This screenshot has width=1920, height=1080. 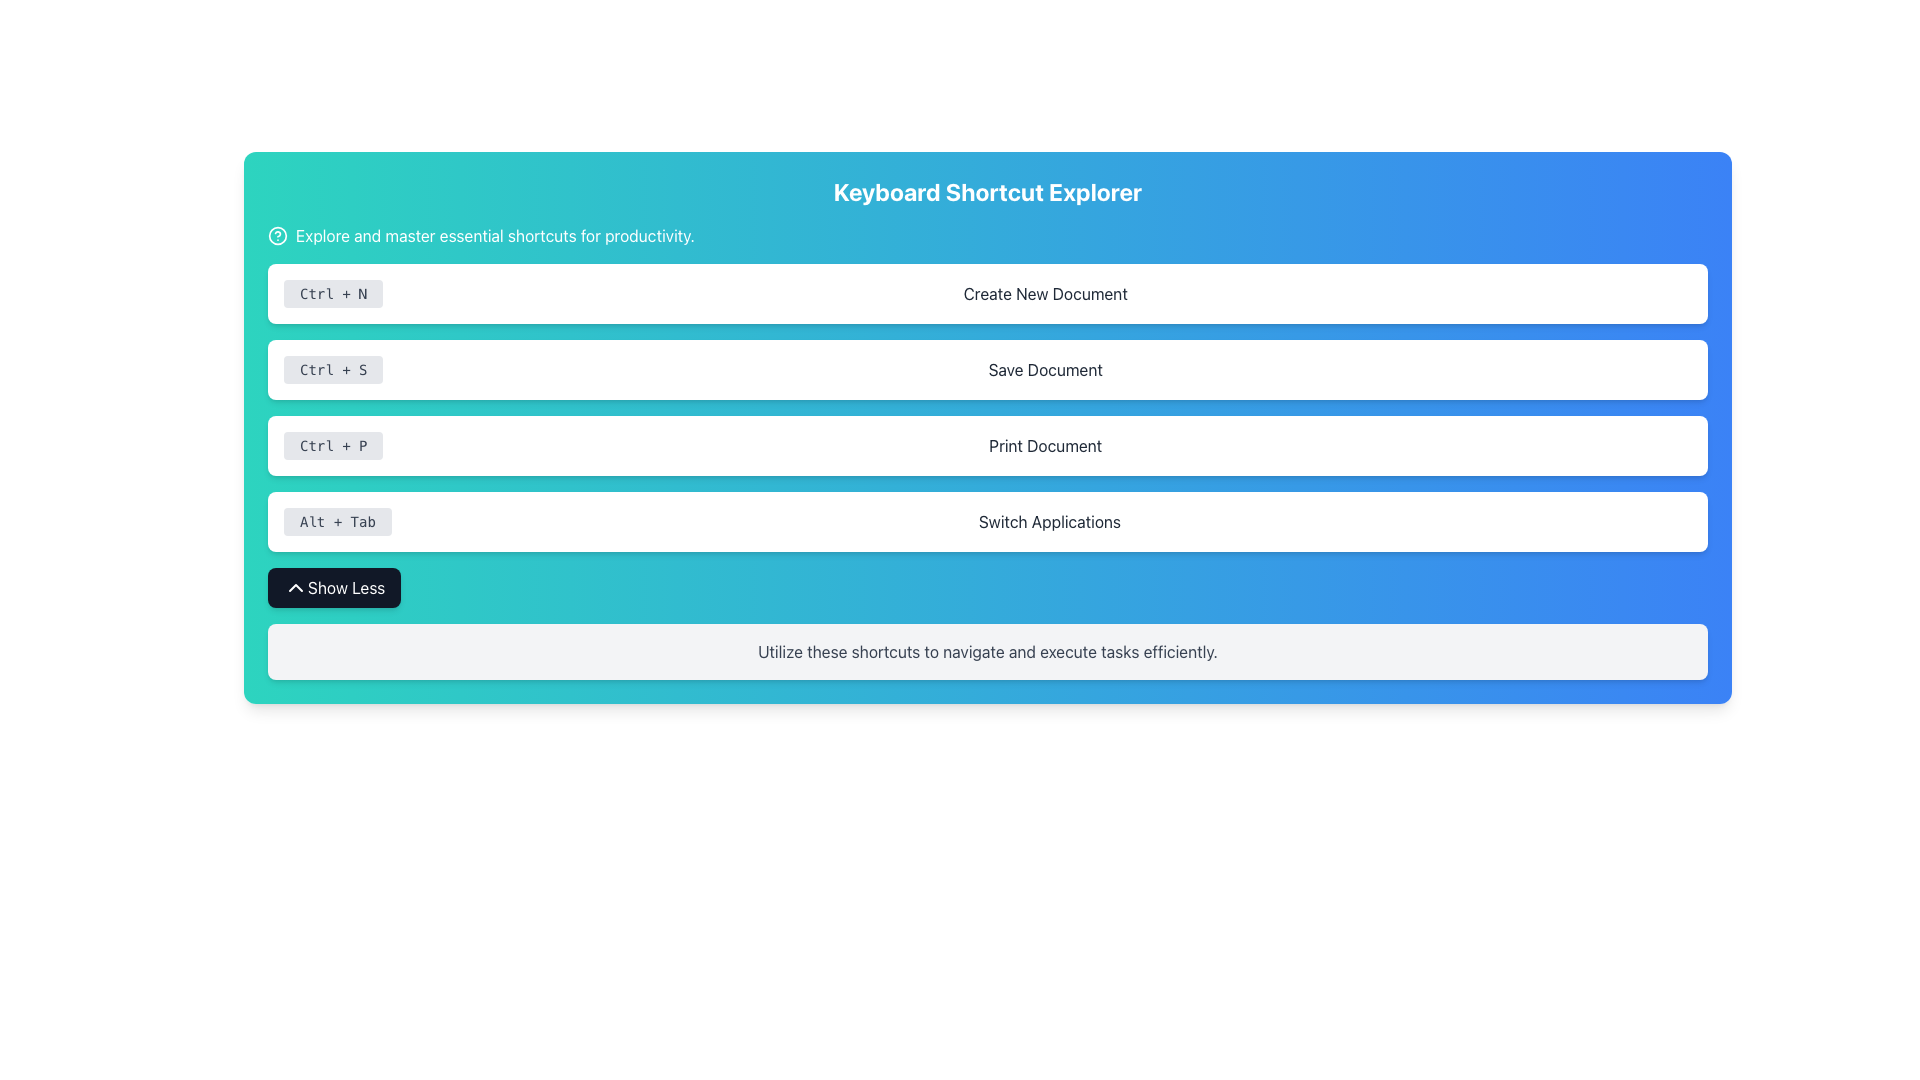 I want to click on the static text label displaying the keyboard shortcut 'Ctrl + N', which indicates the action for creating a new document, so click(x=333, y=293).